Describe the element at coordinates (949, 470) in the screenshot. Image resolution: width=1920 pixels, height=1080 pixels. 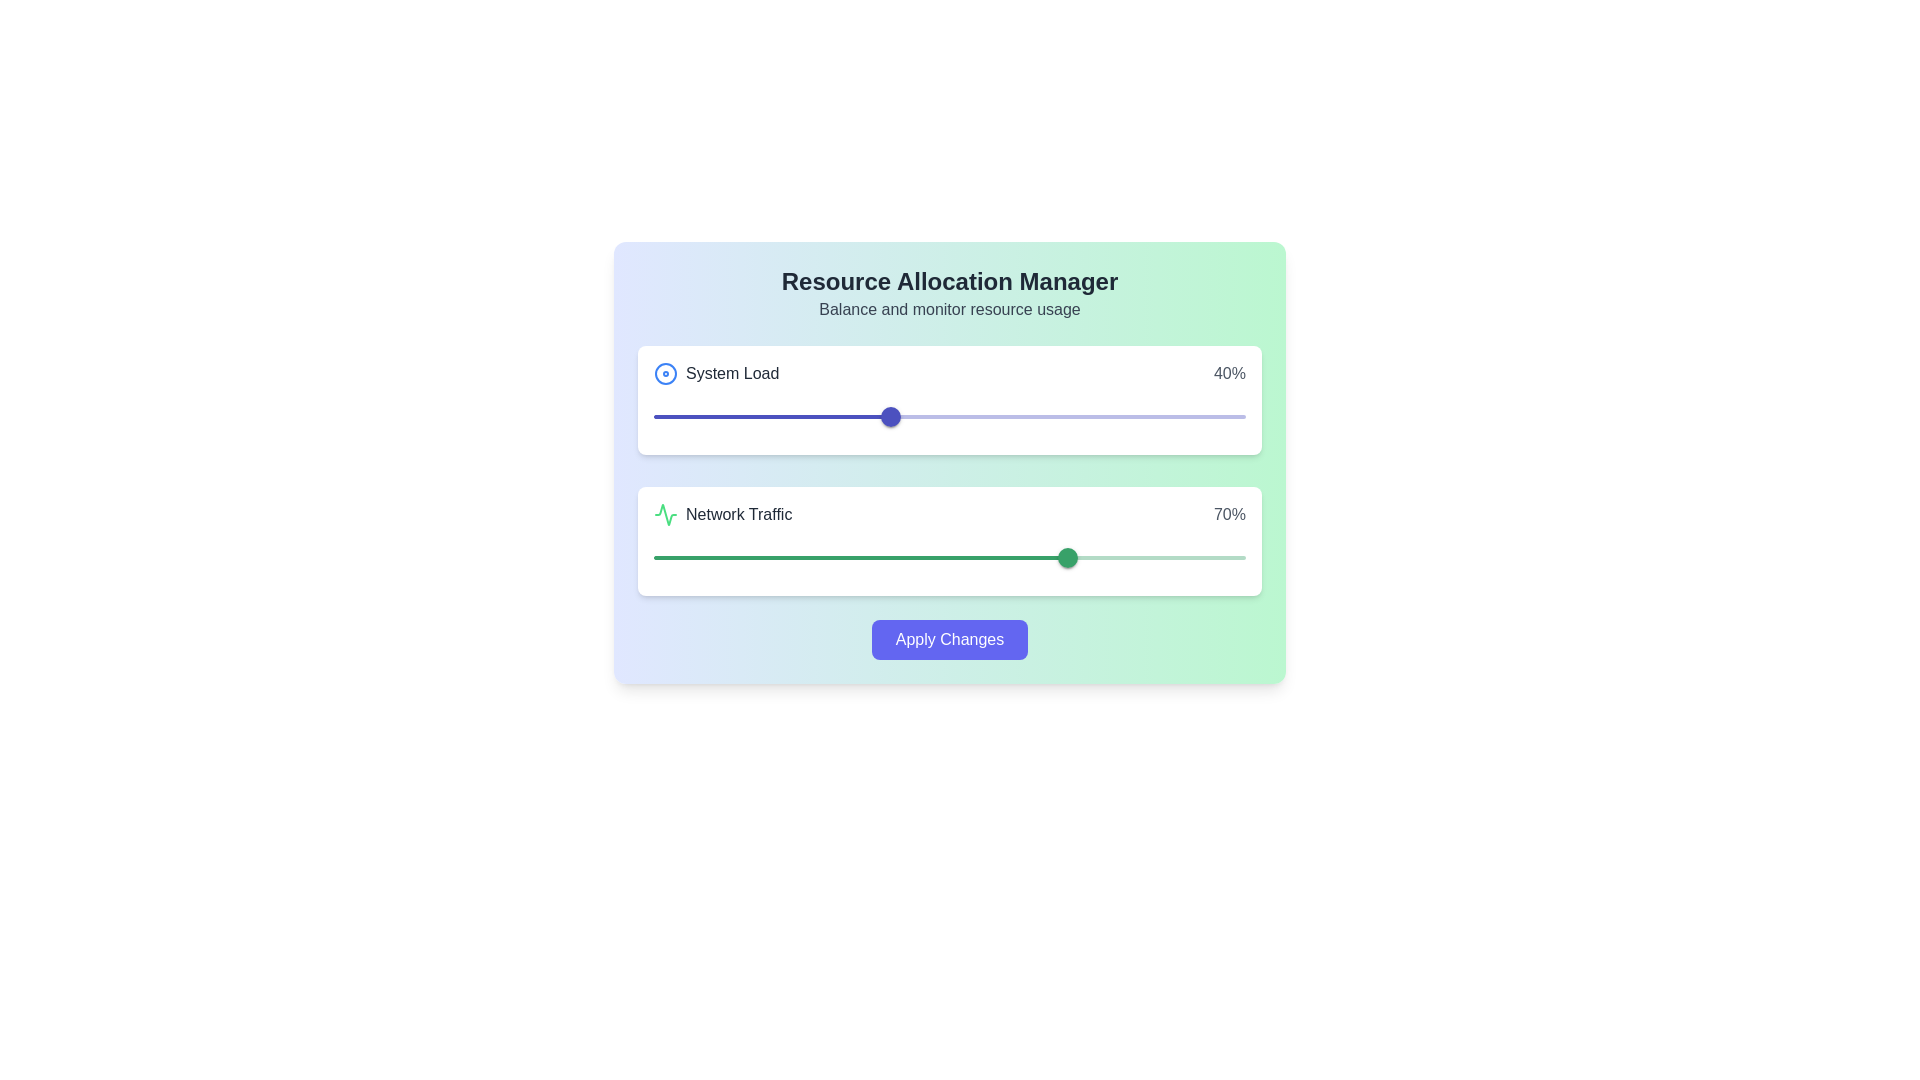
I see `and drag the slider indicator in the 'System Load' panel, which is positioned at 40%, to adjust resource settings` at that location.